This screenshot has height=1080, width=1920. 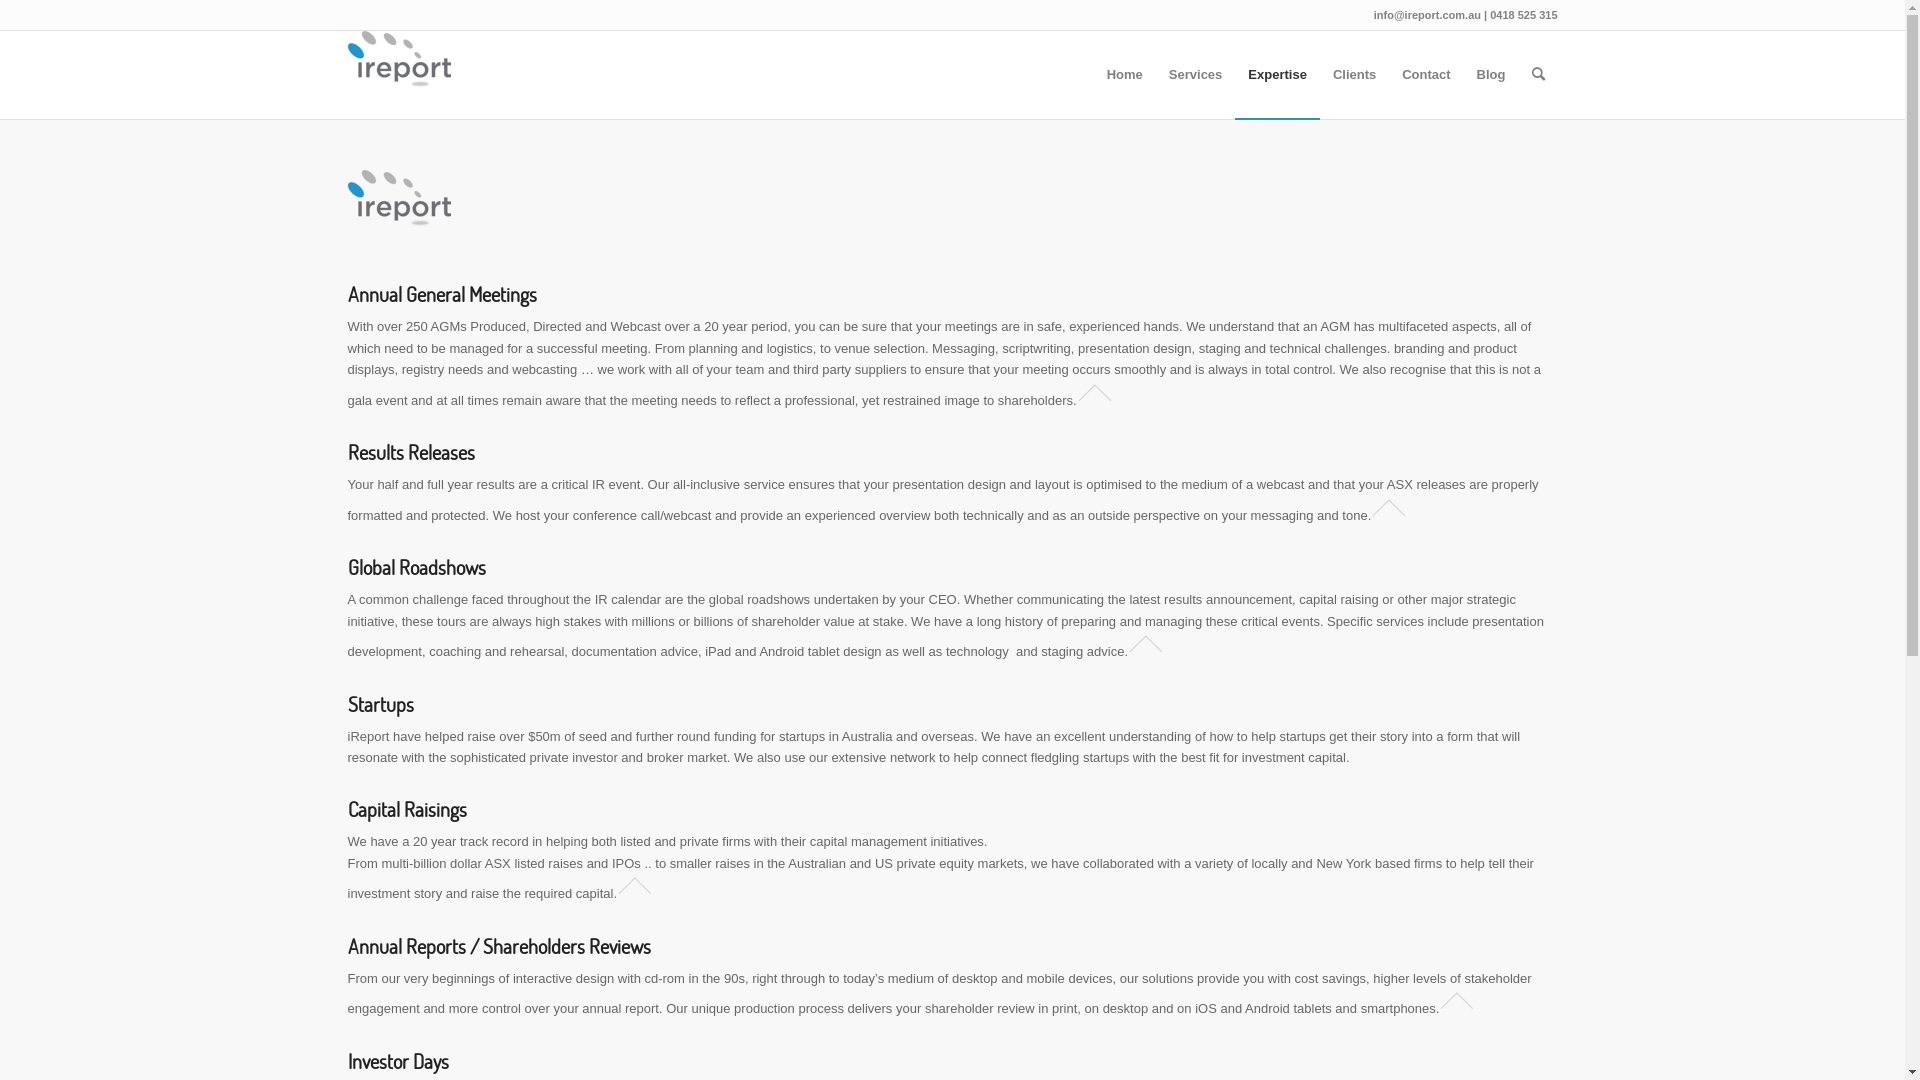 I want to click on 'Contact', so click(x=1387, y=73).